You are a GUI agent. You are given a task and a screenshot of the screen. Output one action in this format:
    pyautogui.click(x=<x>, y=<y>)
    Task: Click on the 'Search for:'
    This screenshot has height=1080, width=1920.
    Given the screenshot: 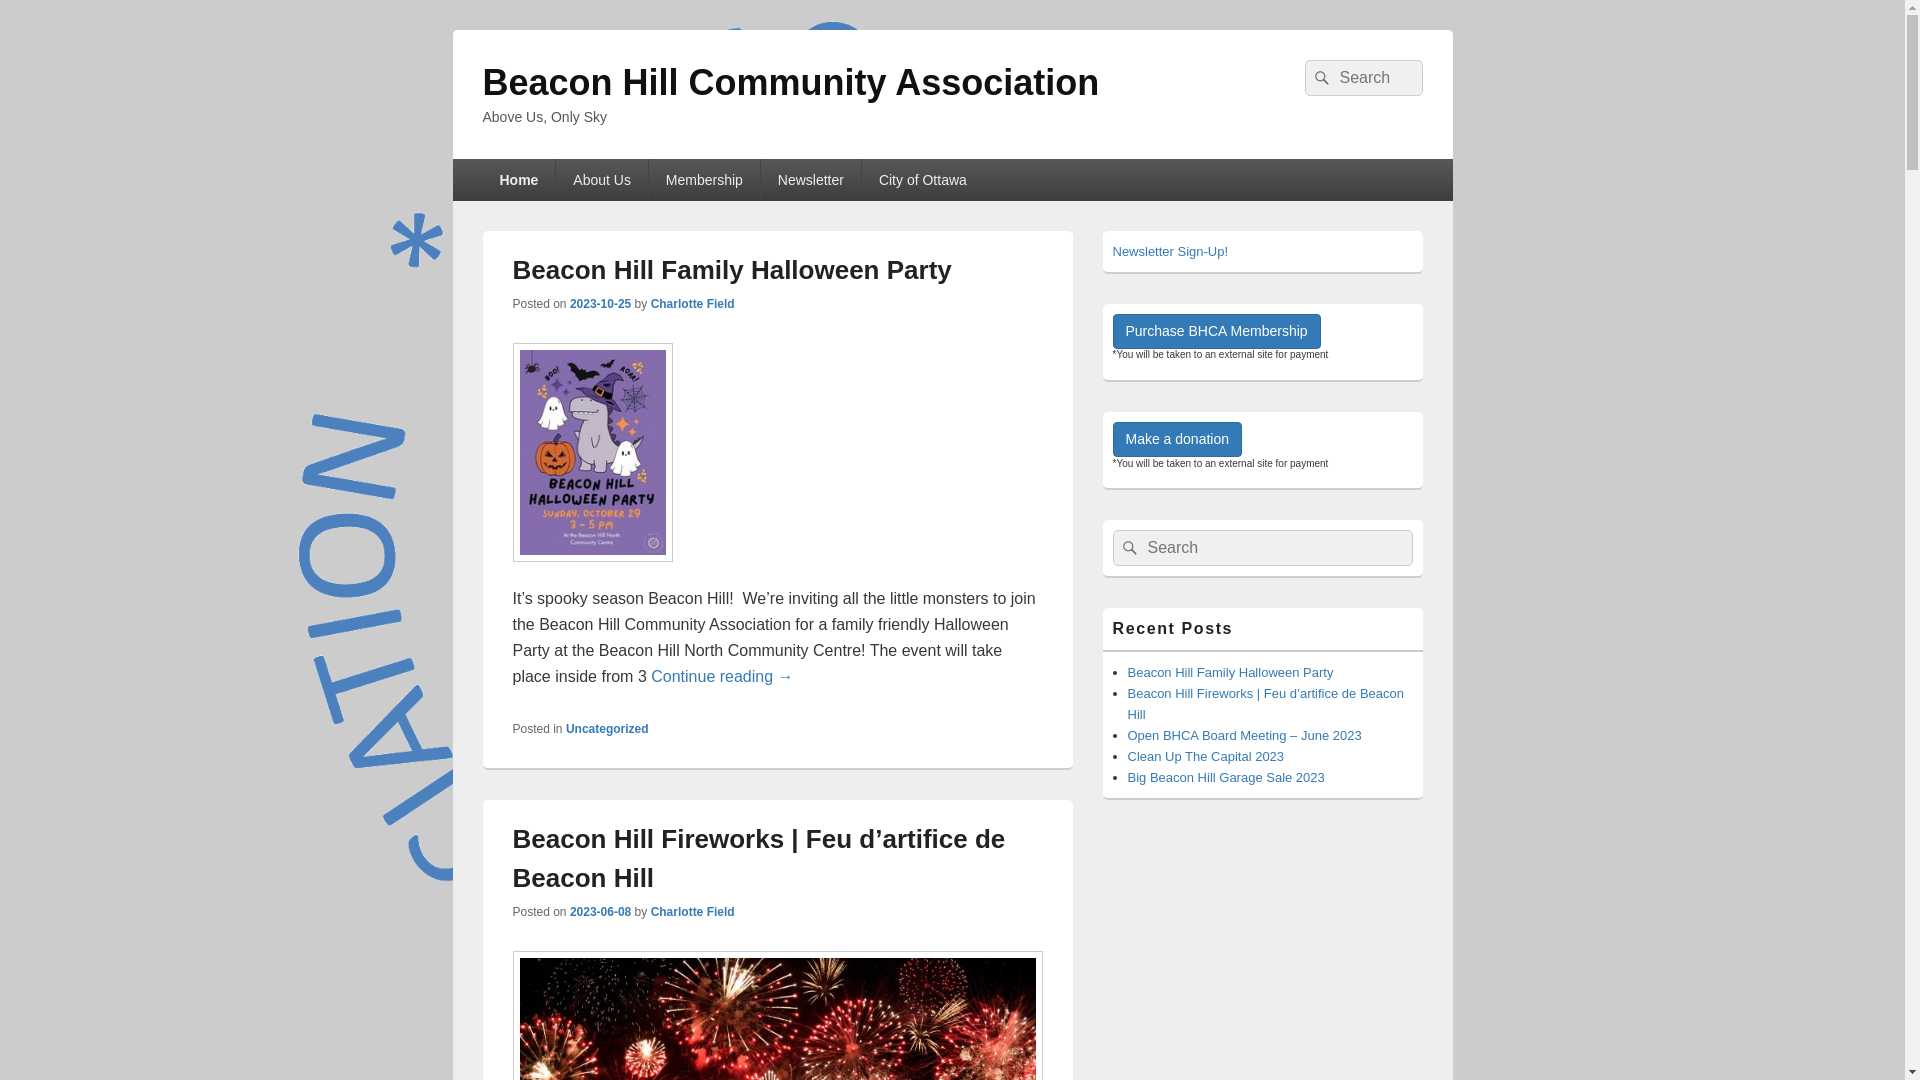 What is the action you would take?
    pyautogui.click(x=1261, y=547)
    